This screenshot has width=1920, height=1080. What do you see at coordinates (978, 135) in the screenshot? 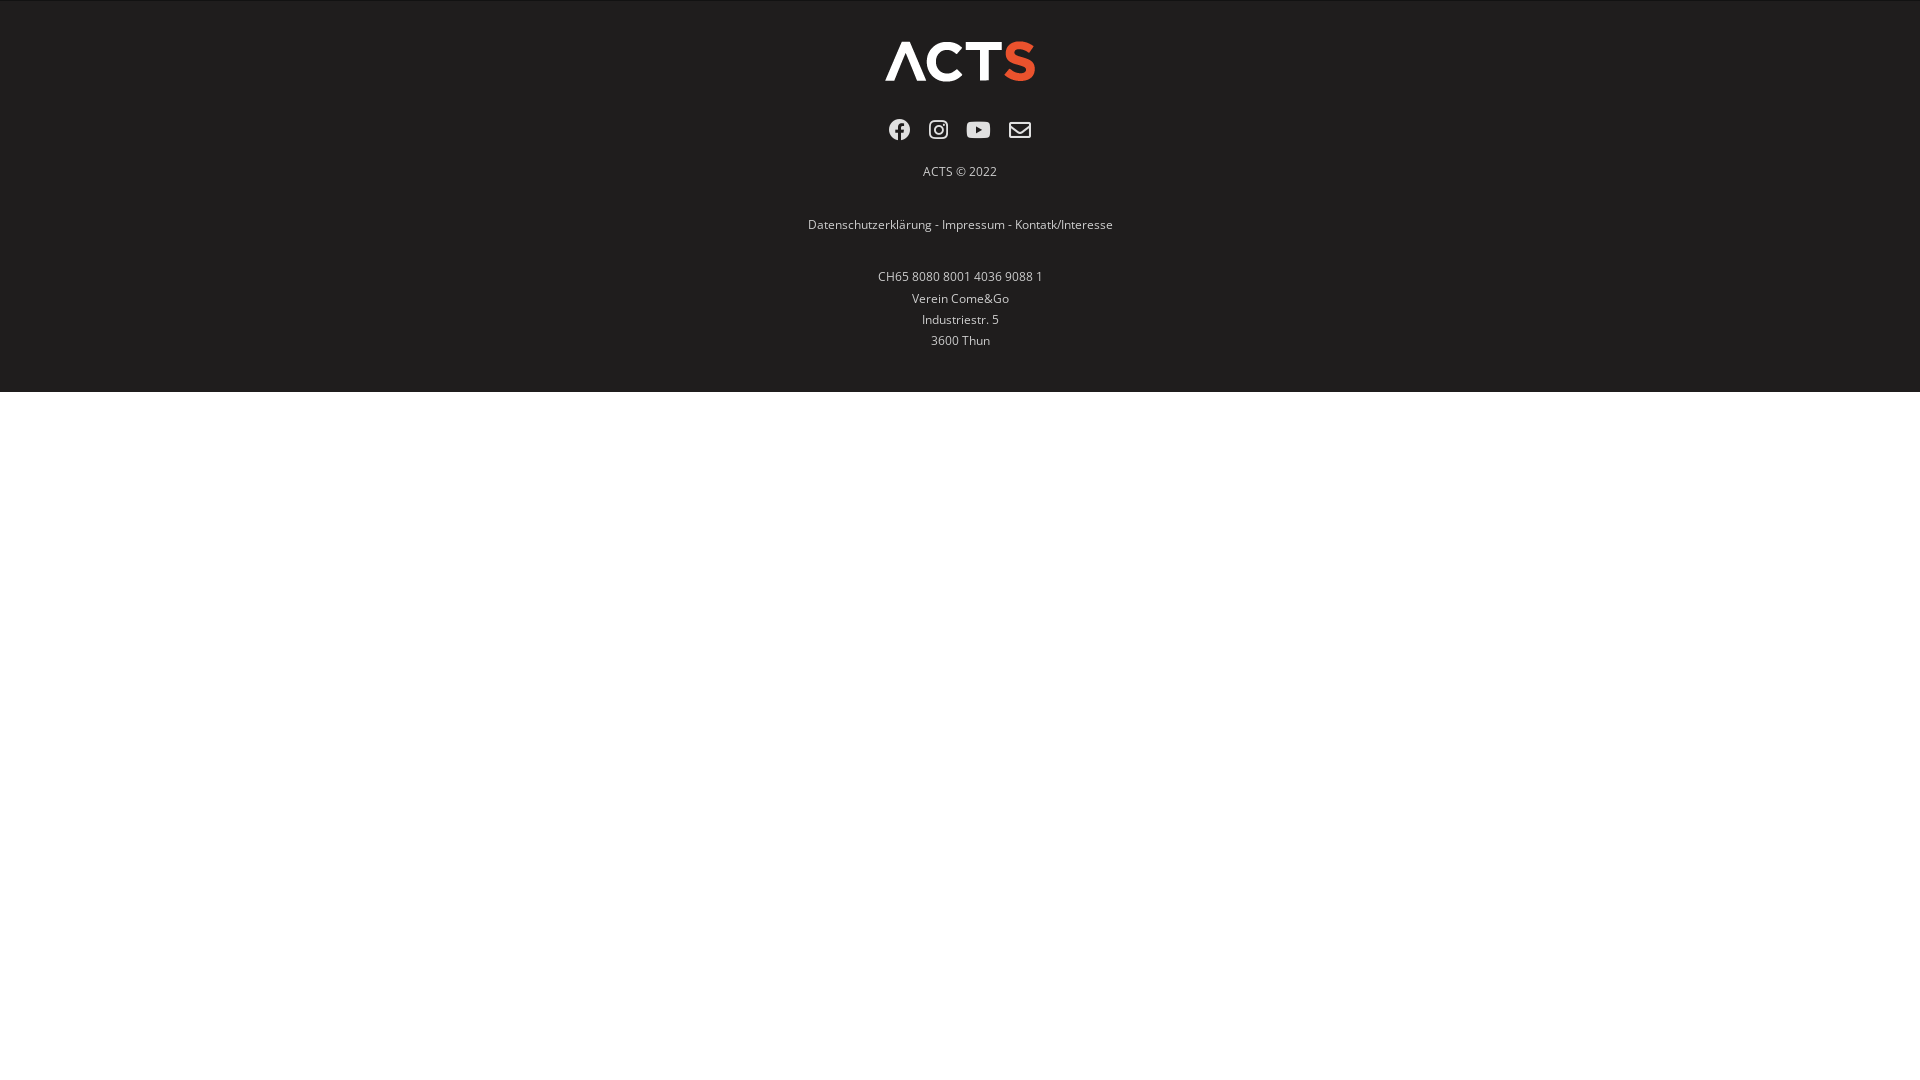
I see `'Youtube'` at bounding box center [978, 135].